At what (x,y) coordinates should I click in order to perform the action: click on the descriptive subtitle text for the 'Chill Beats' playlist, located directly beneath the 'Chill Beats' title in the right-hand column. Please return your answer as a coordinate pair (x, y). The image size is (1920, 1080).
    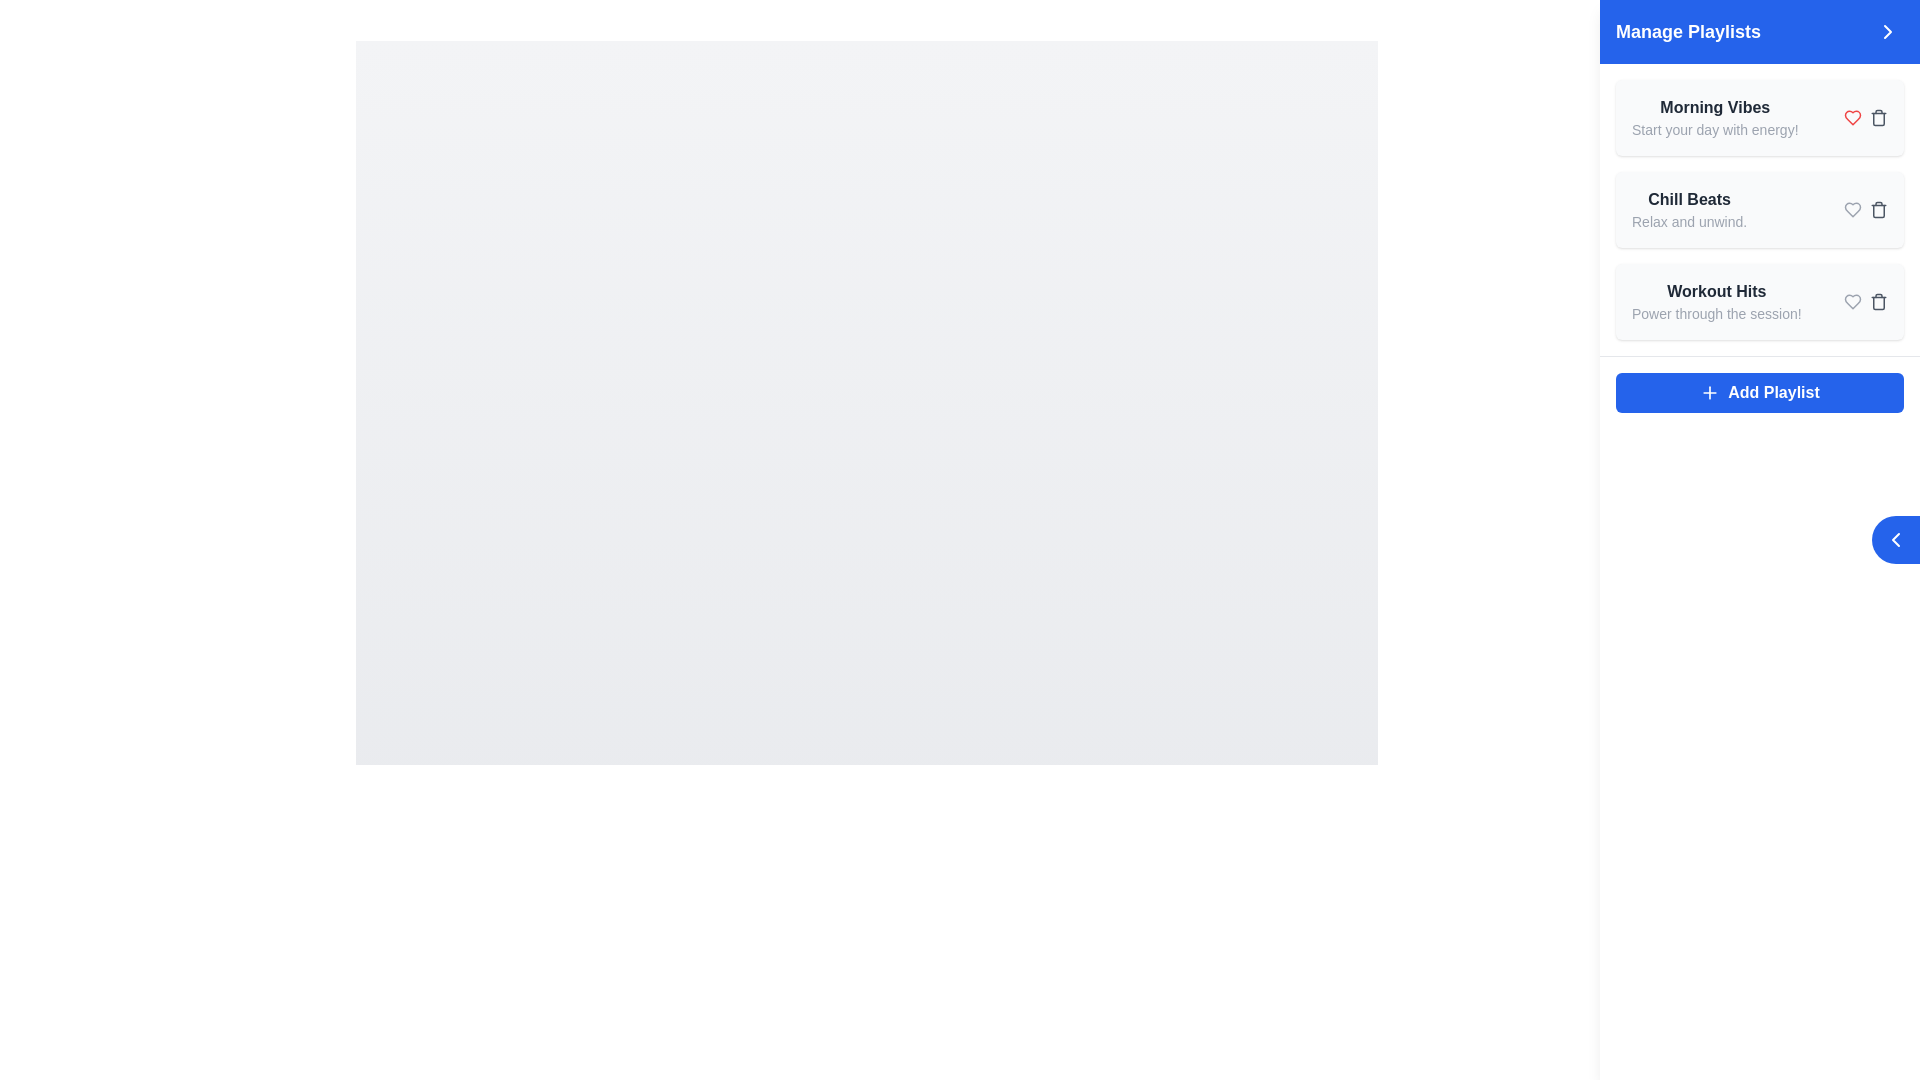
    Looking at the image, I should click on (1688, 222).